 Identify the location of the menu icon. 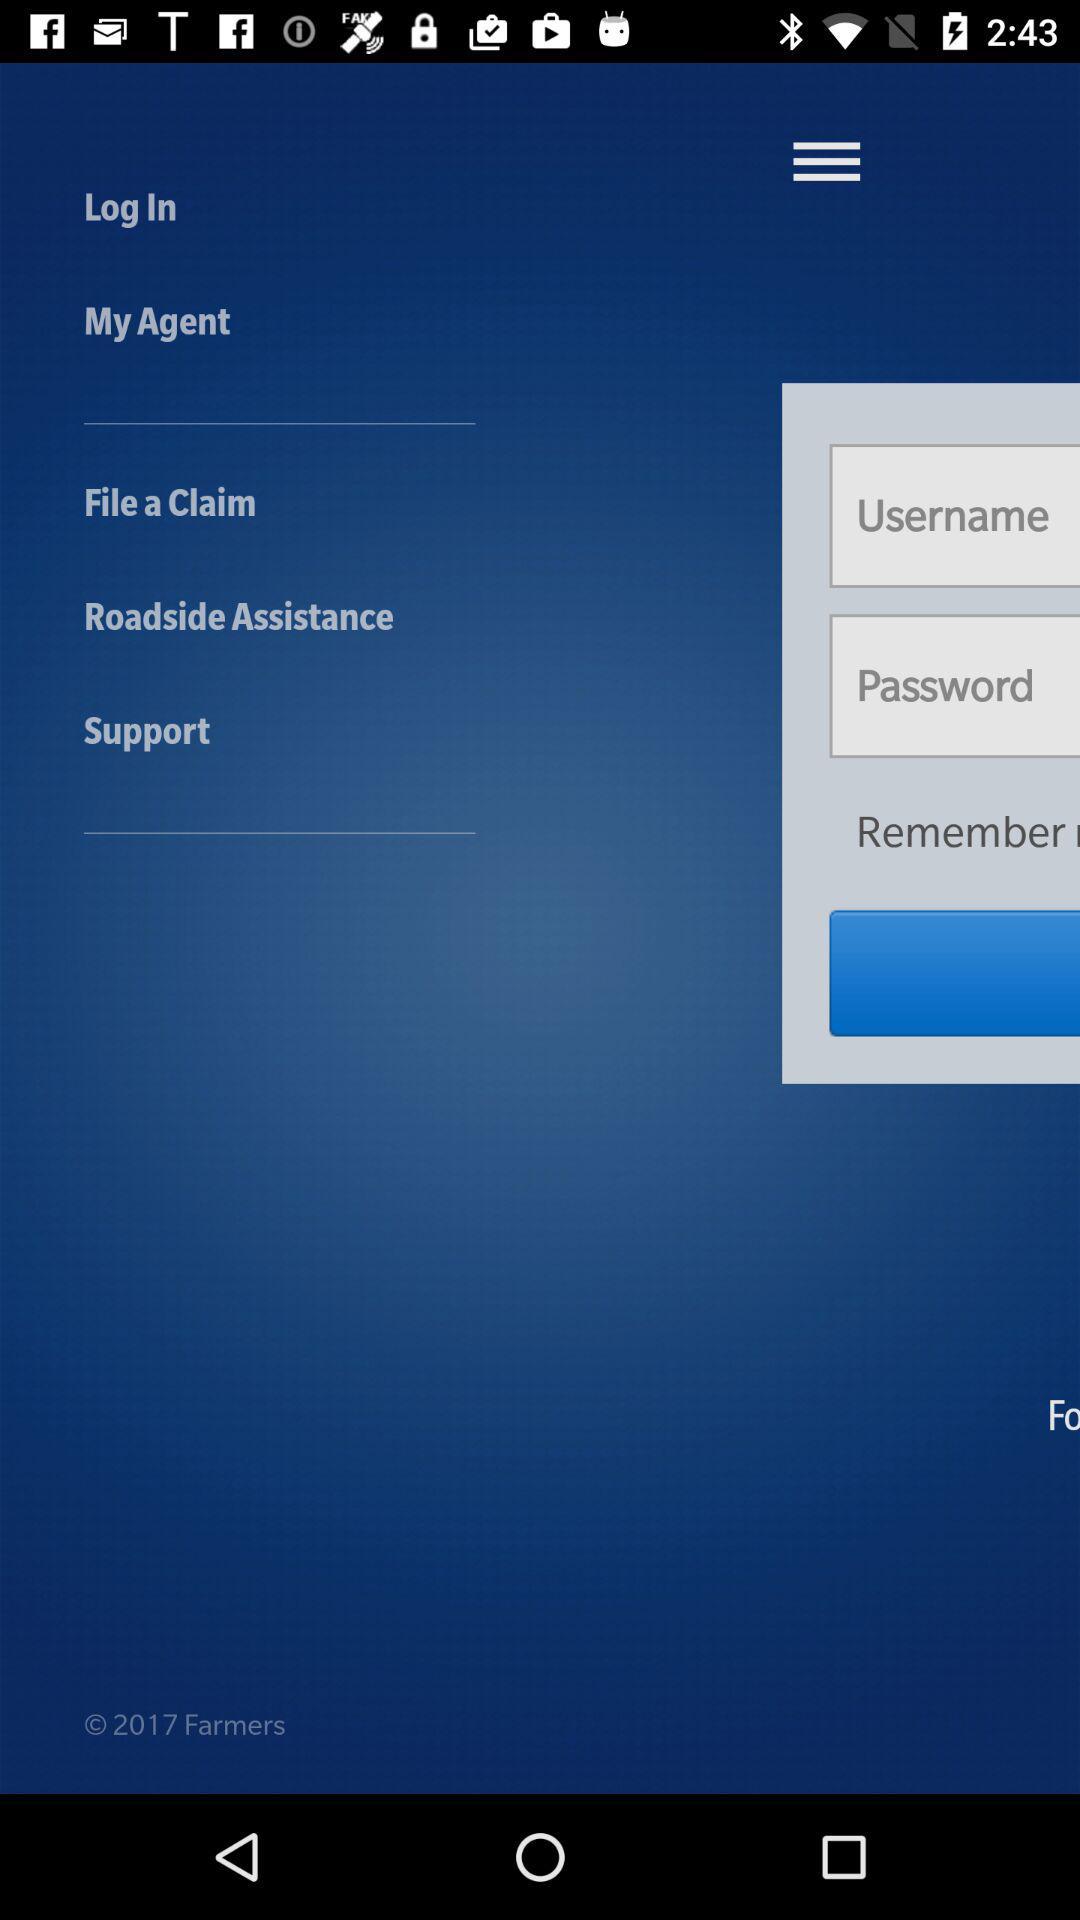
(826, 161).